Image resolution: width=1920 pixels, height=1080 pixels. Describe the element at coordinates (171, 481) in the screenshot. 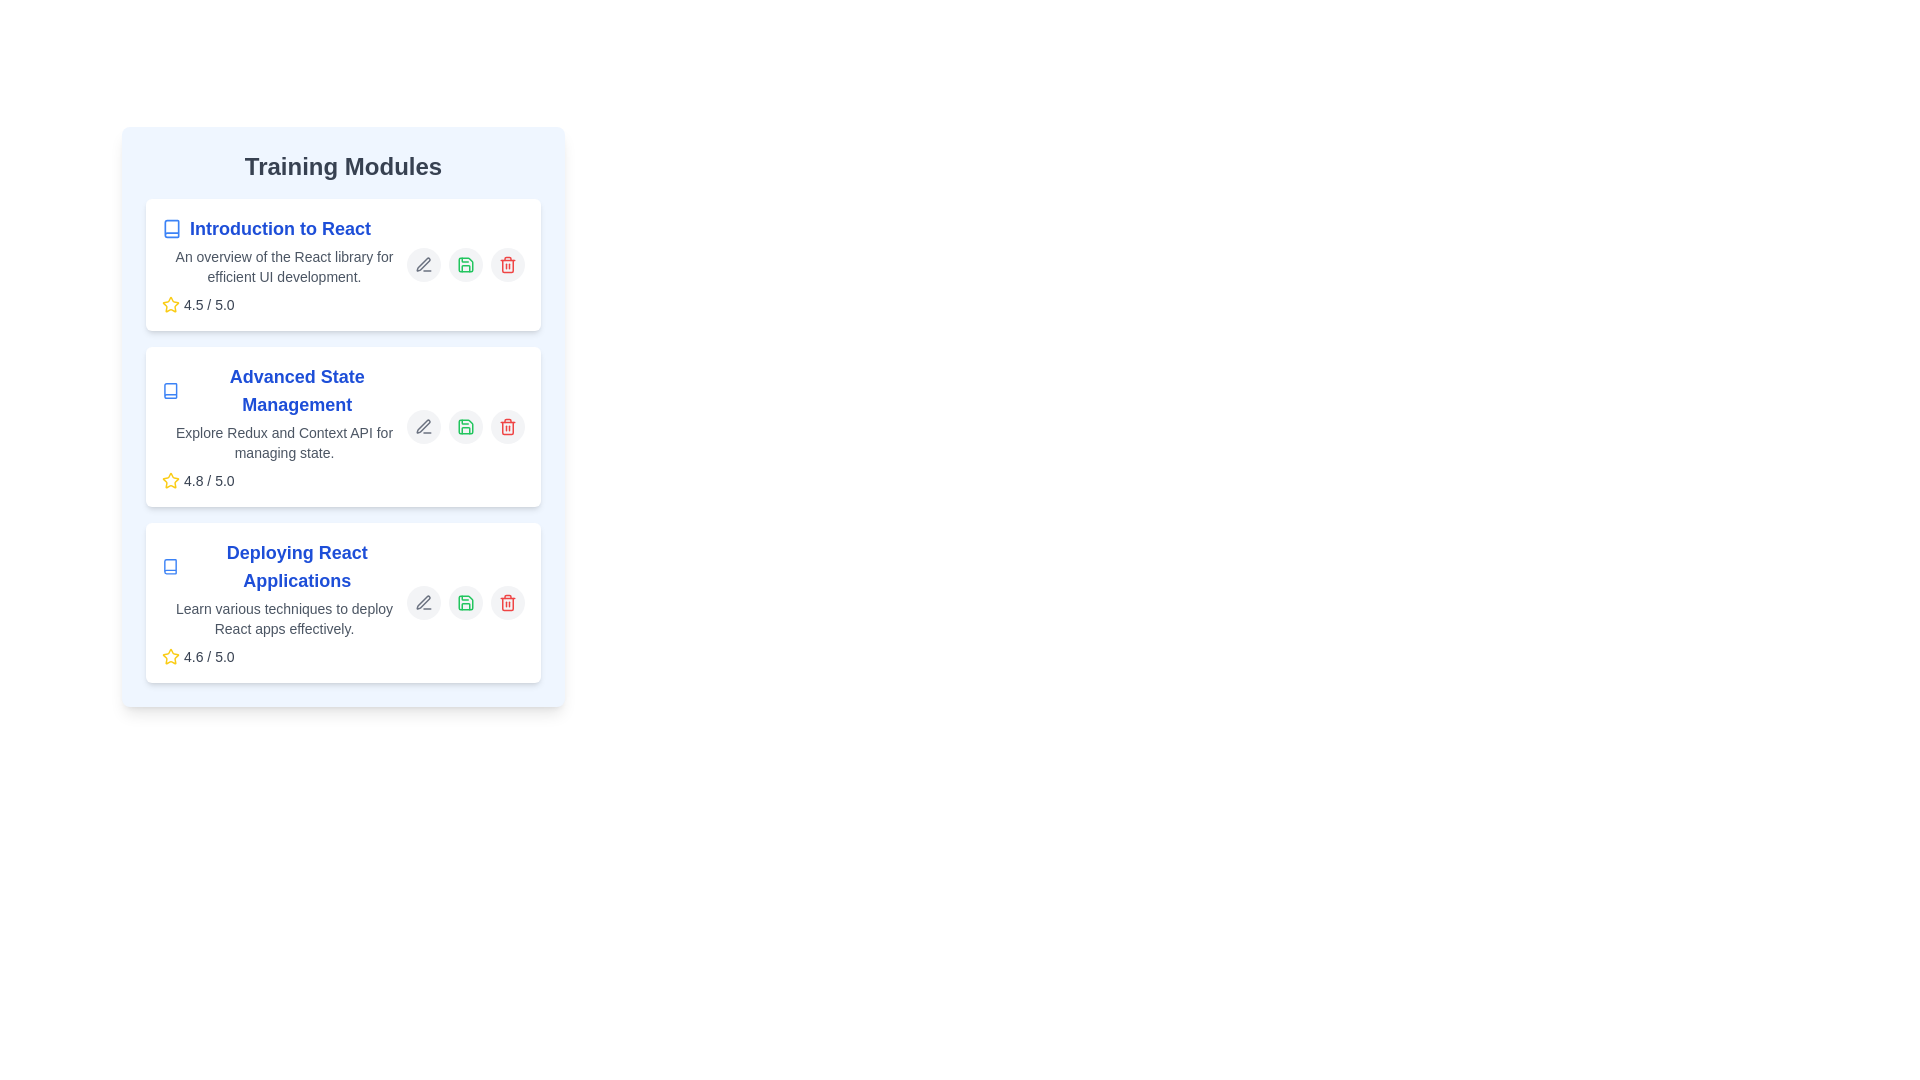

I see `the rating icon, which is visually represented as a decorative indicator of a high rating, located to the left of the text '4.8 / 5.0'` at that location.